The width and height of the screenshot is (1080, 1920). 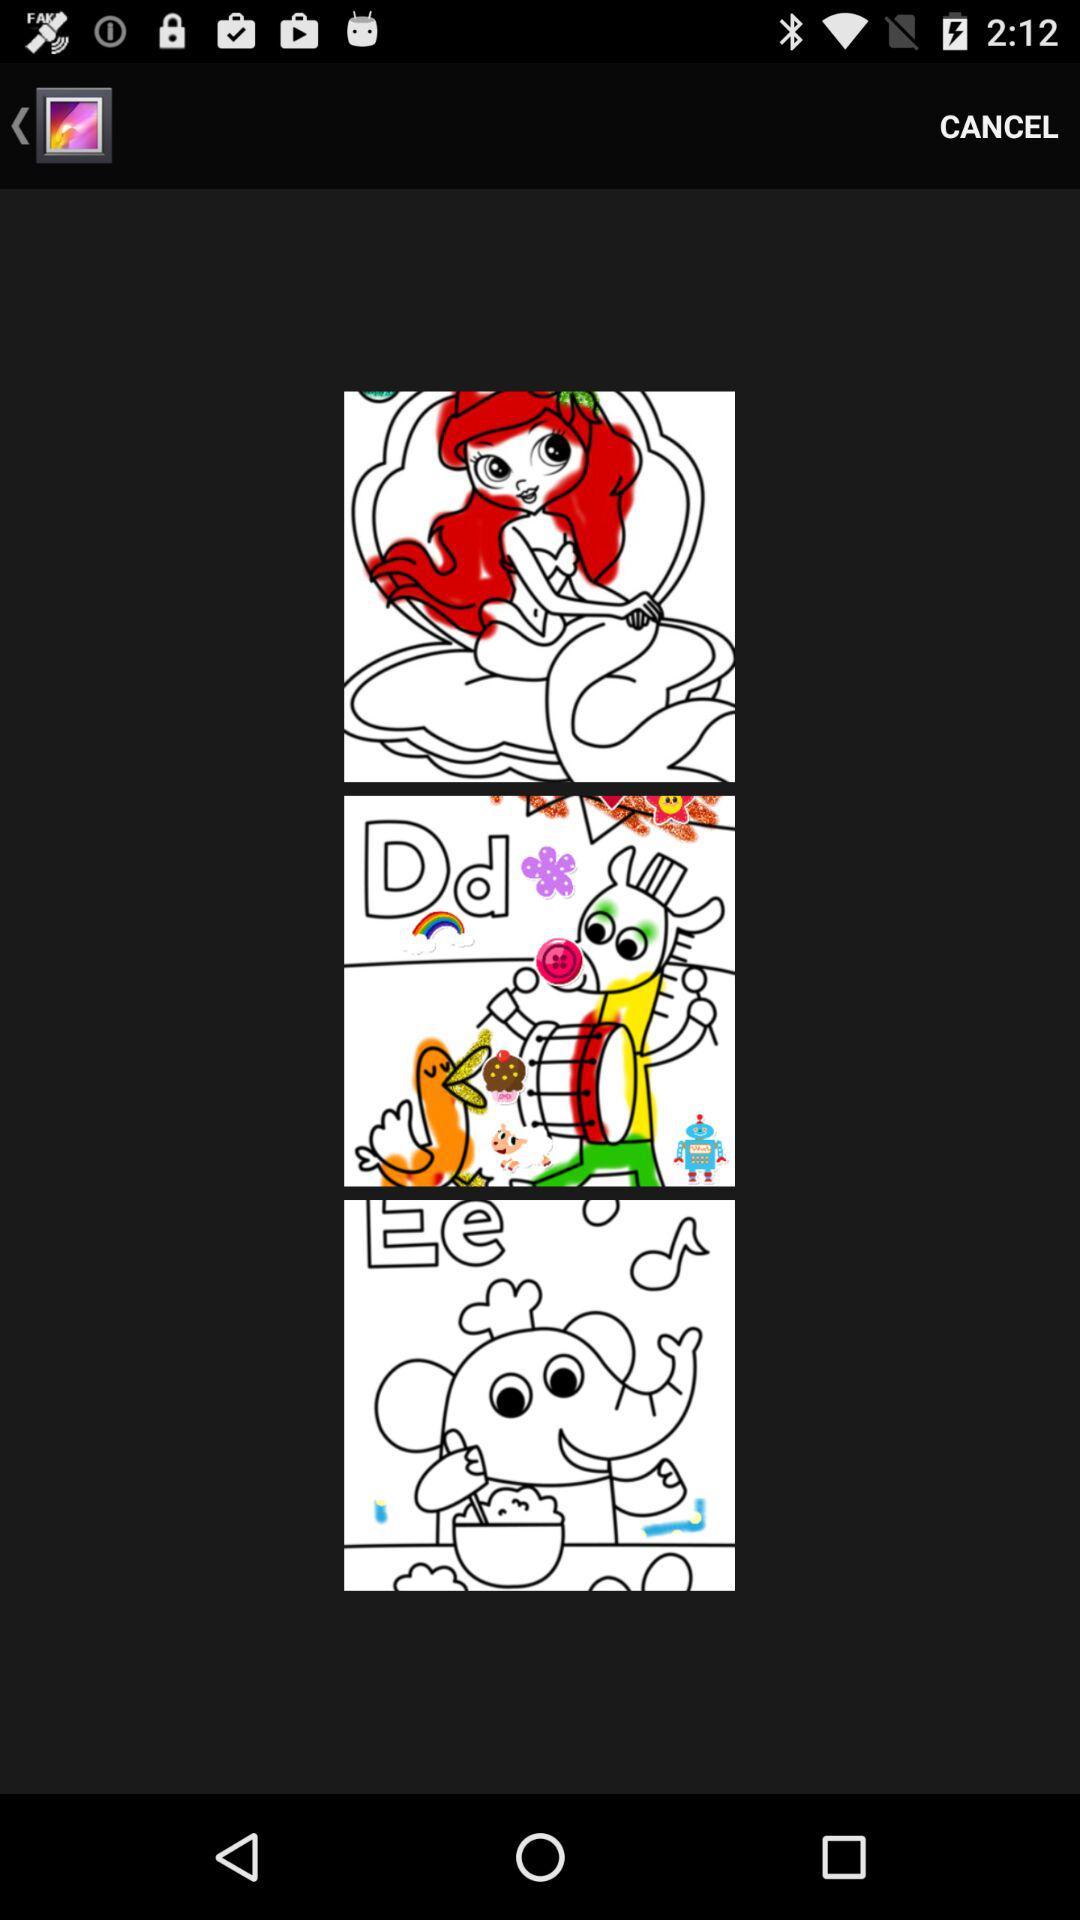 What do you see at coordinates (999, 124) in the screenshot?
I see `the icon at the top right corner` at bounding box center [999, 124].